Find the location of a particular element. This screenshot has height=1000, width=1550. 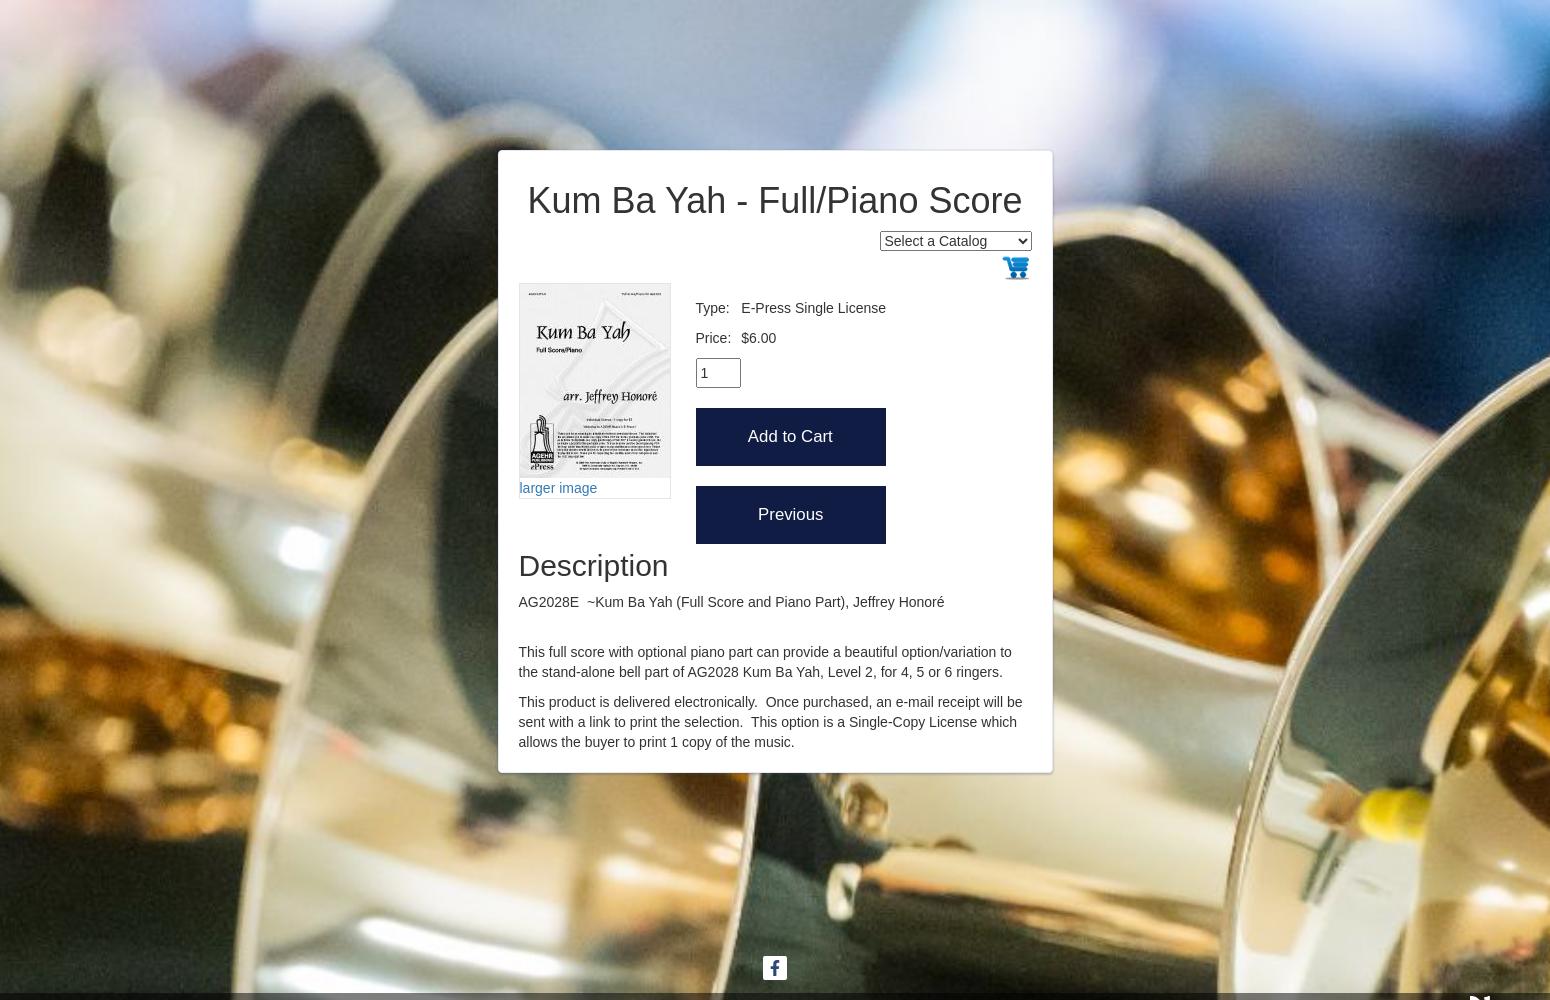

'This product is delivered electronically.  Once purchased, an e-mail receipt will be sent with a link to print the selection.  This option is a Single-Copy License which allows the buyer to print 1 copy of the music.' is located at coordinates (517, 720).